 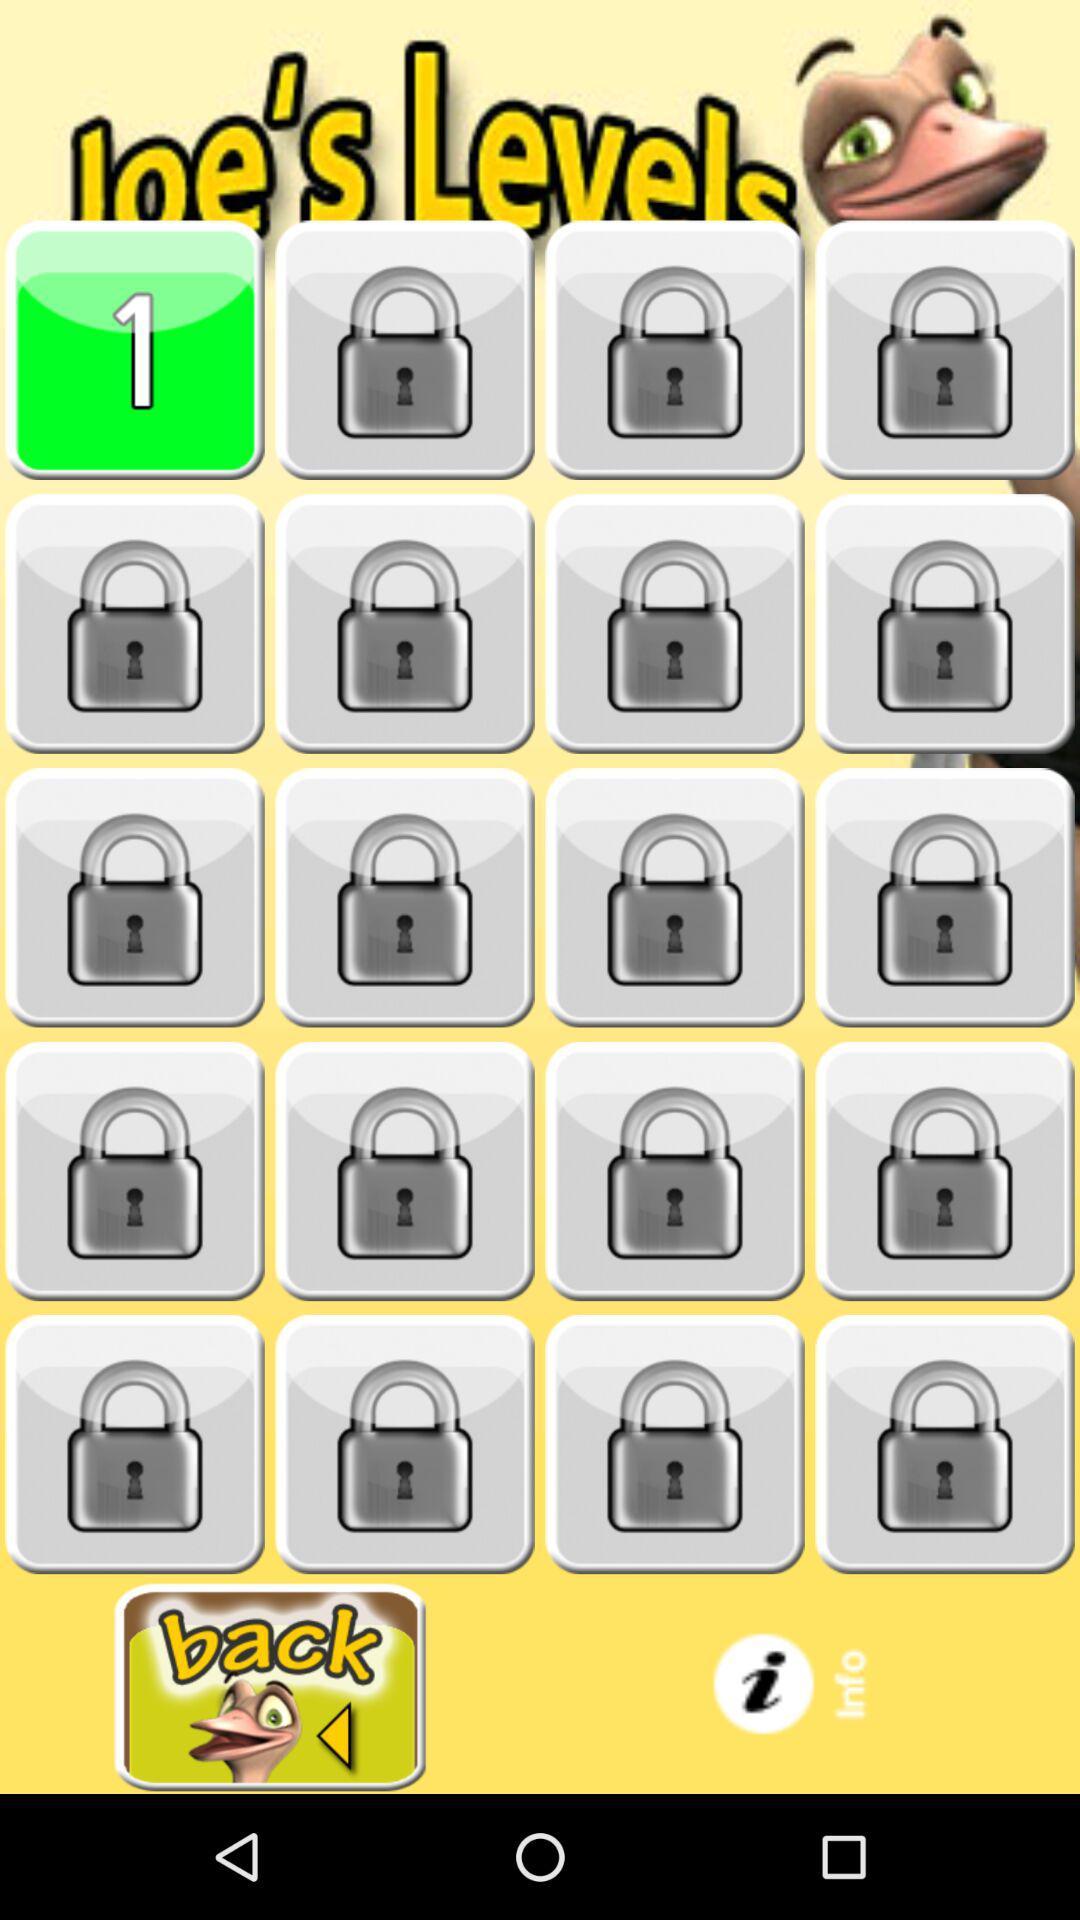 I want to click on blocked, so click(x=135, y=897).